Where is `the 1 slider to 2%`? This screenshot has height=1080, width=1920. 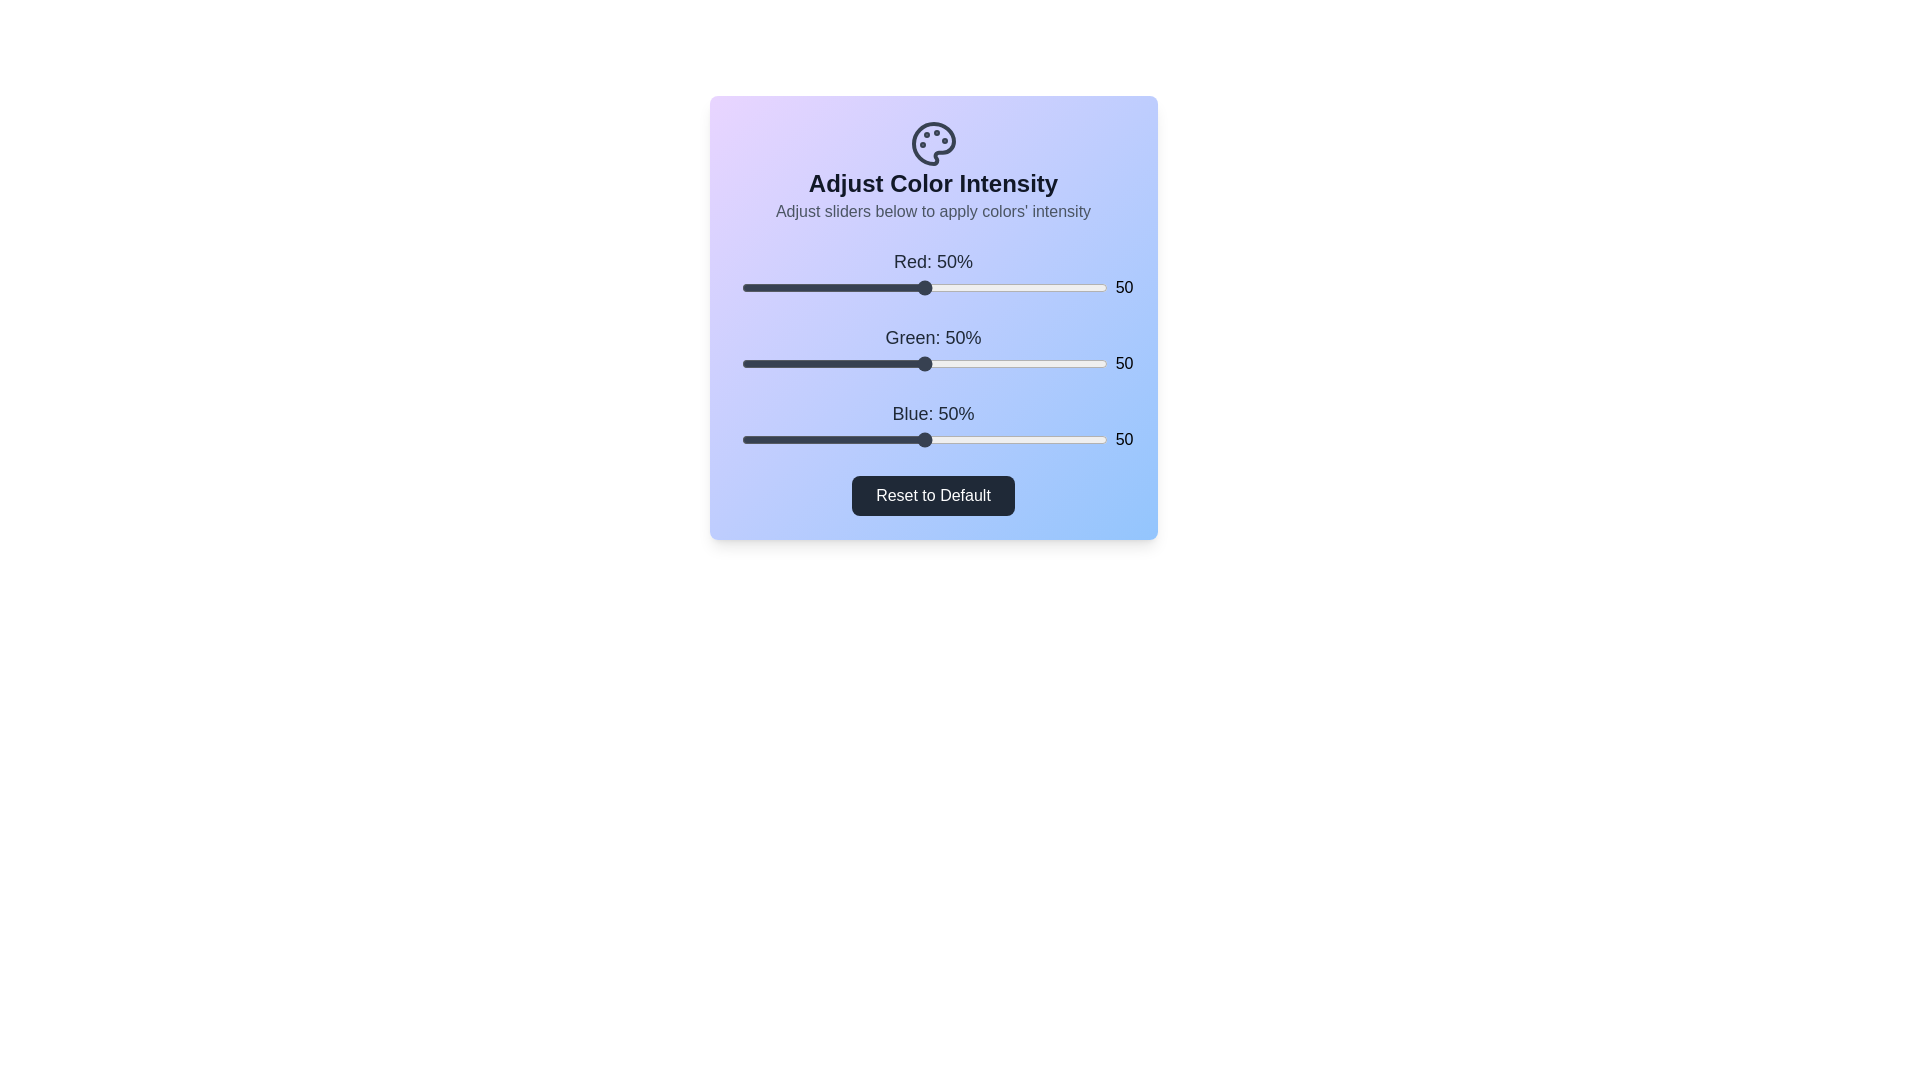 the 1 slider to 2% is located at coordinates (747, 363).